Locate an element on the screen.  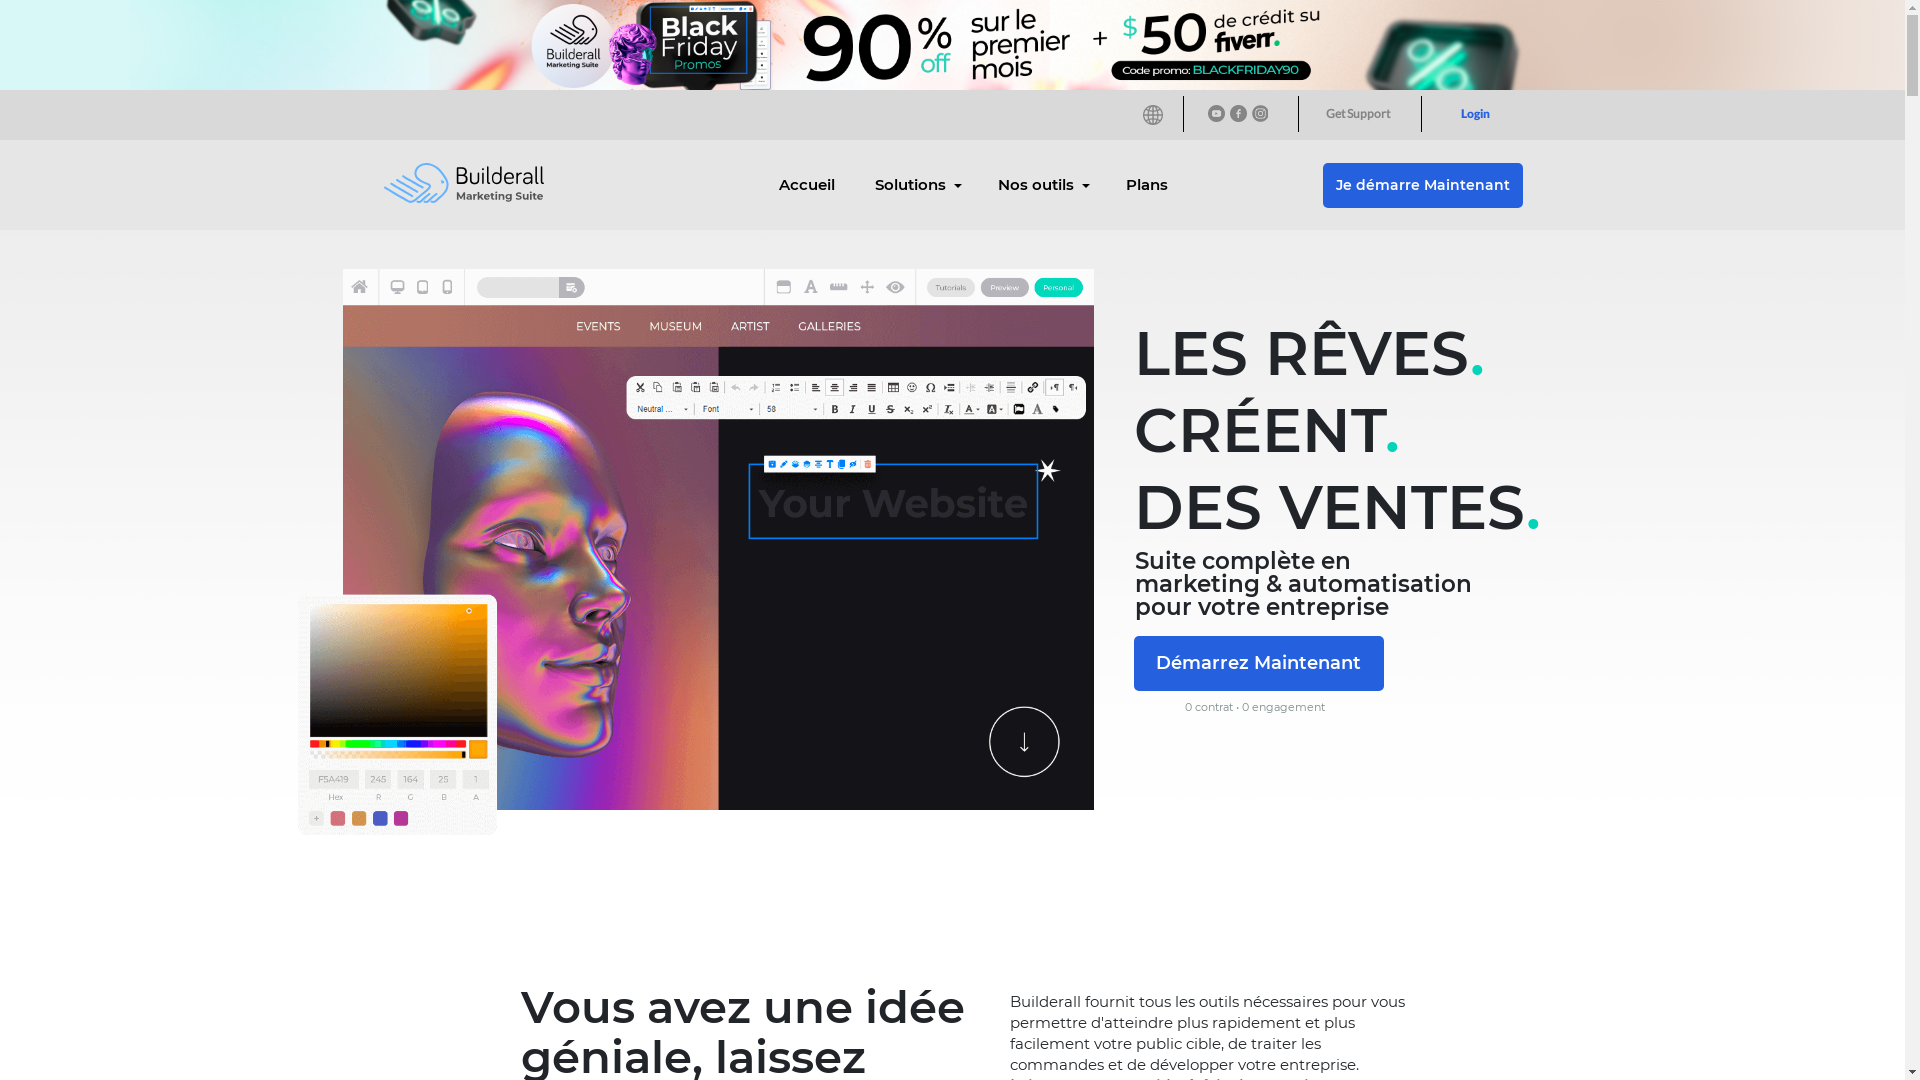
'Login' is located at coordinates (1474, 114).